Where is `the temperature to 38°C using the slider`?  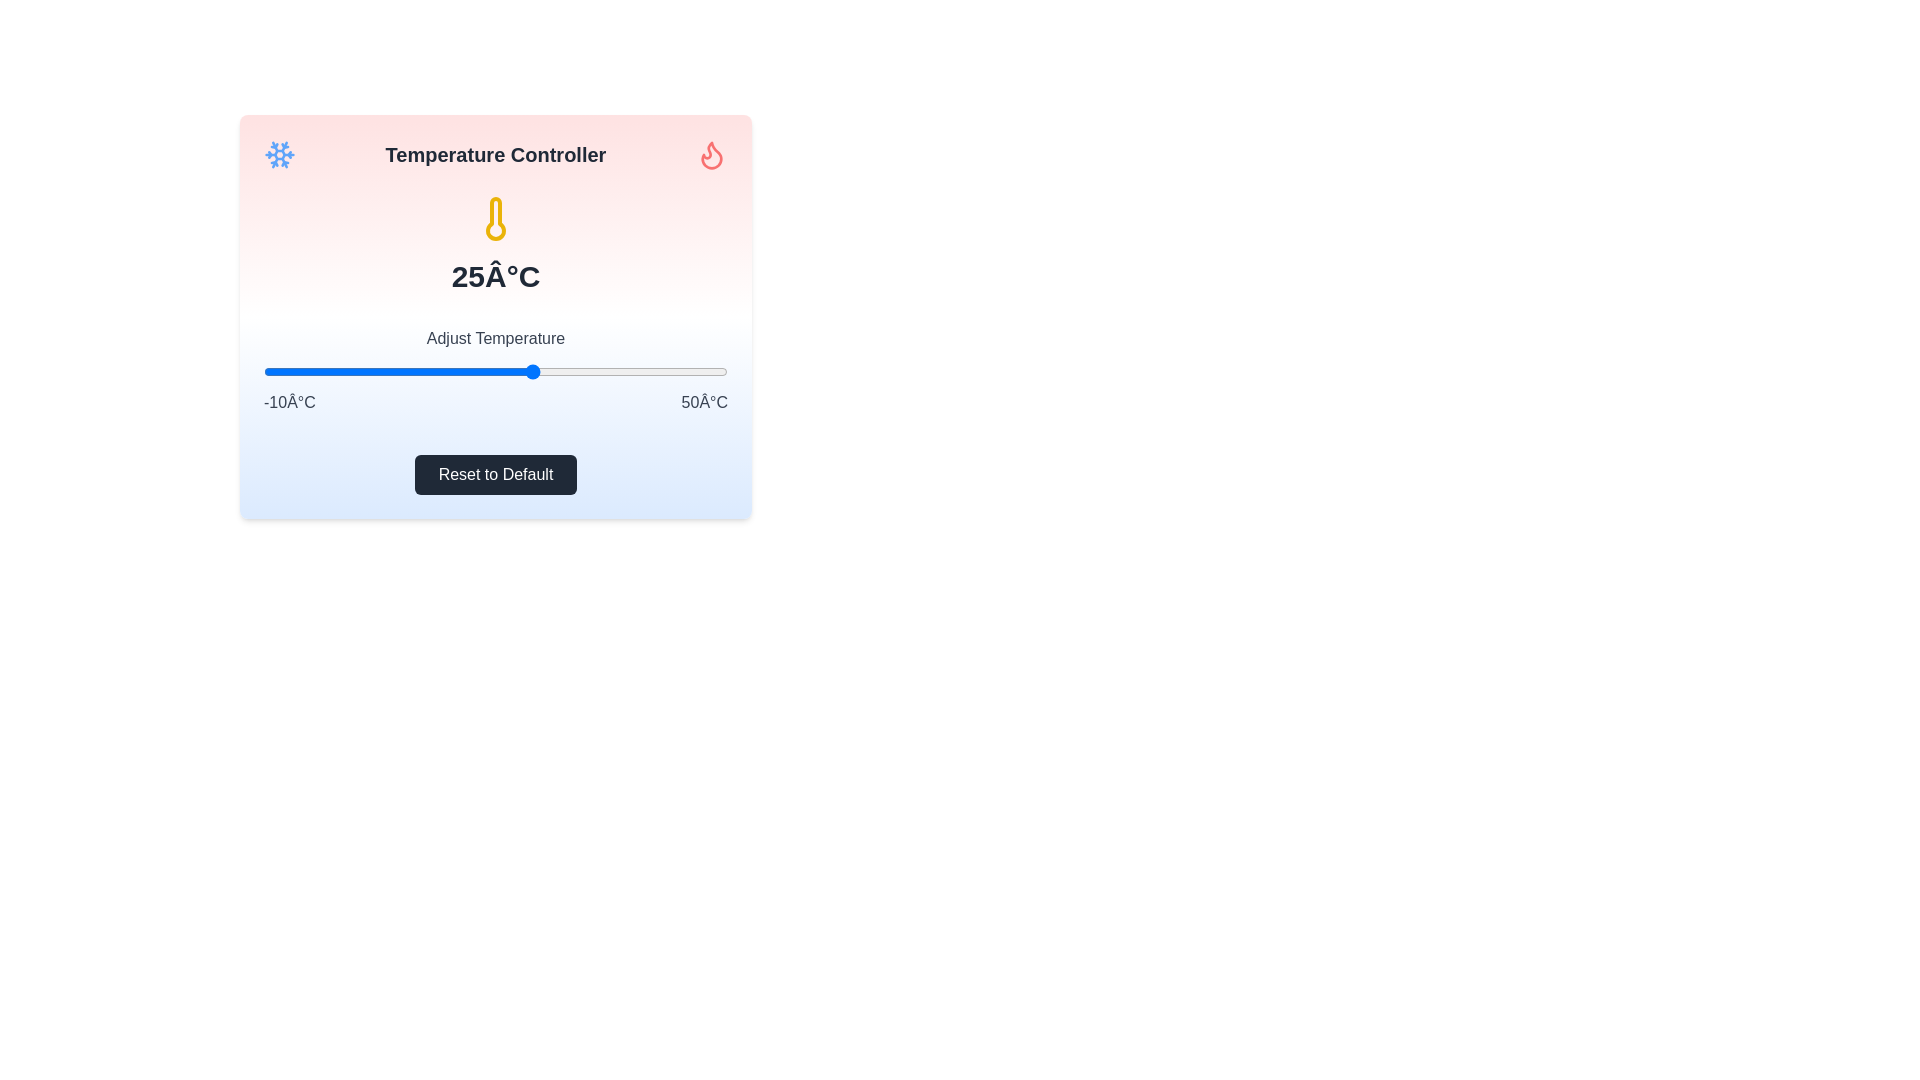 the temperature to 38°C using the slider is located at coordinates (634, 371).